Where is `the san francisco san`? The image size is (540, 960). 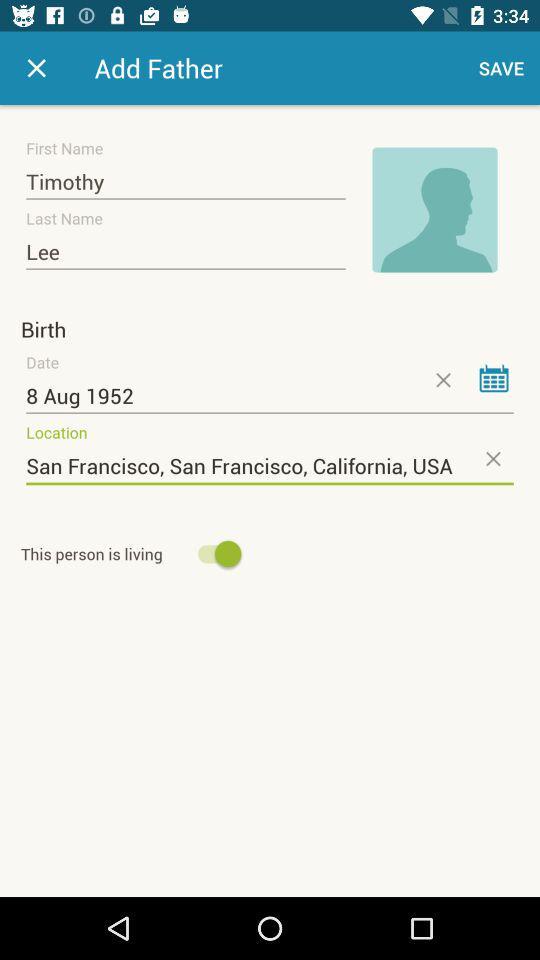 the san francisco san is located at coordinates (270, 466).